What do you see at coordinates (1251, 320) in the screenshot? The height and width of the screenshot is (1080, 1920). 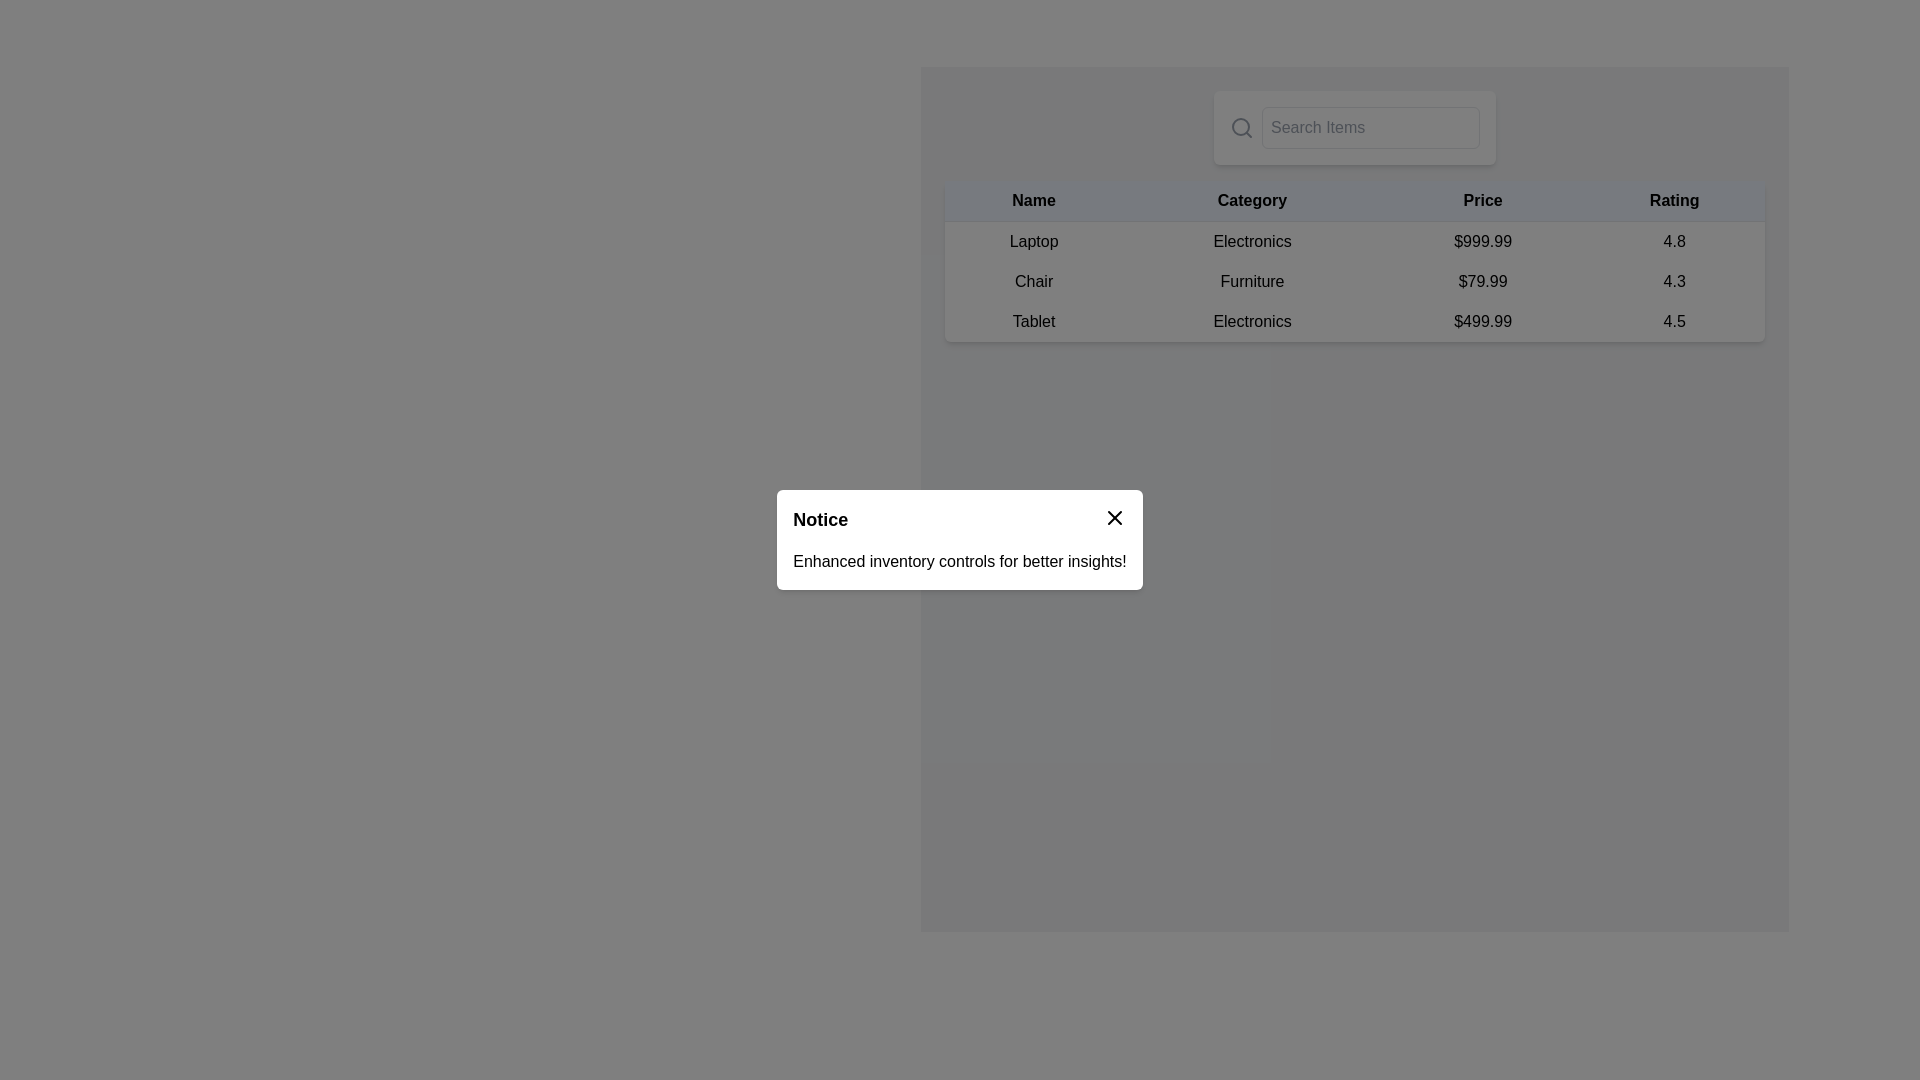 I see `the static text label that describes the item 'Tablet', located between the 'Tablet' text and the price text '$499.99'` at bounding box center [1251, 320].